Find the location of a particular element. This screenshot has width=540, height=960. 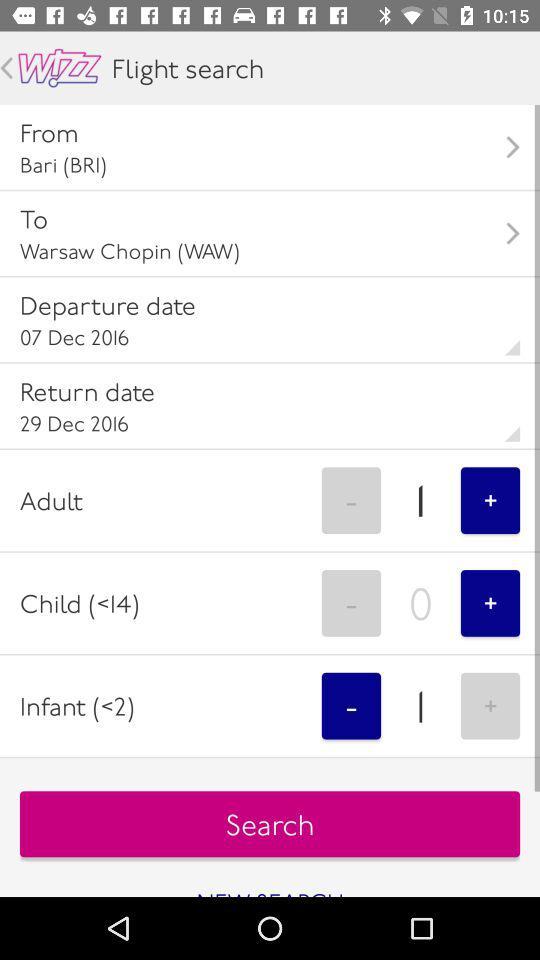

back to home page is located at coordinates (59, 68).